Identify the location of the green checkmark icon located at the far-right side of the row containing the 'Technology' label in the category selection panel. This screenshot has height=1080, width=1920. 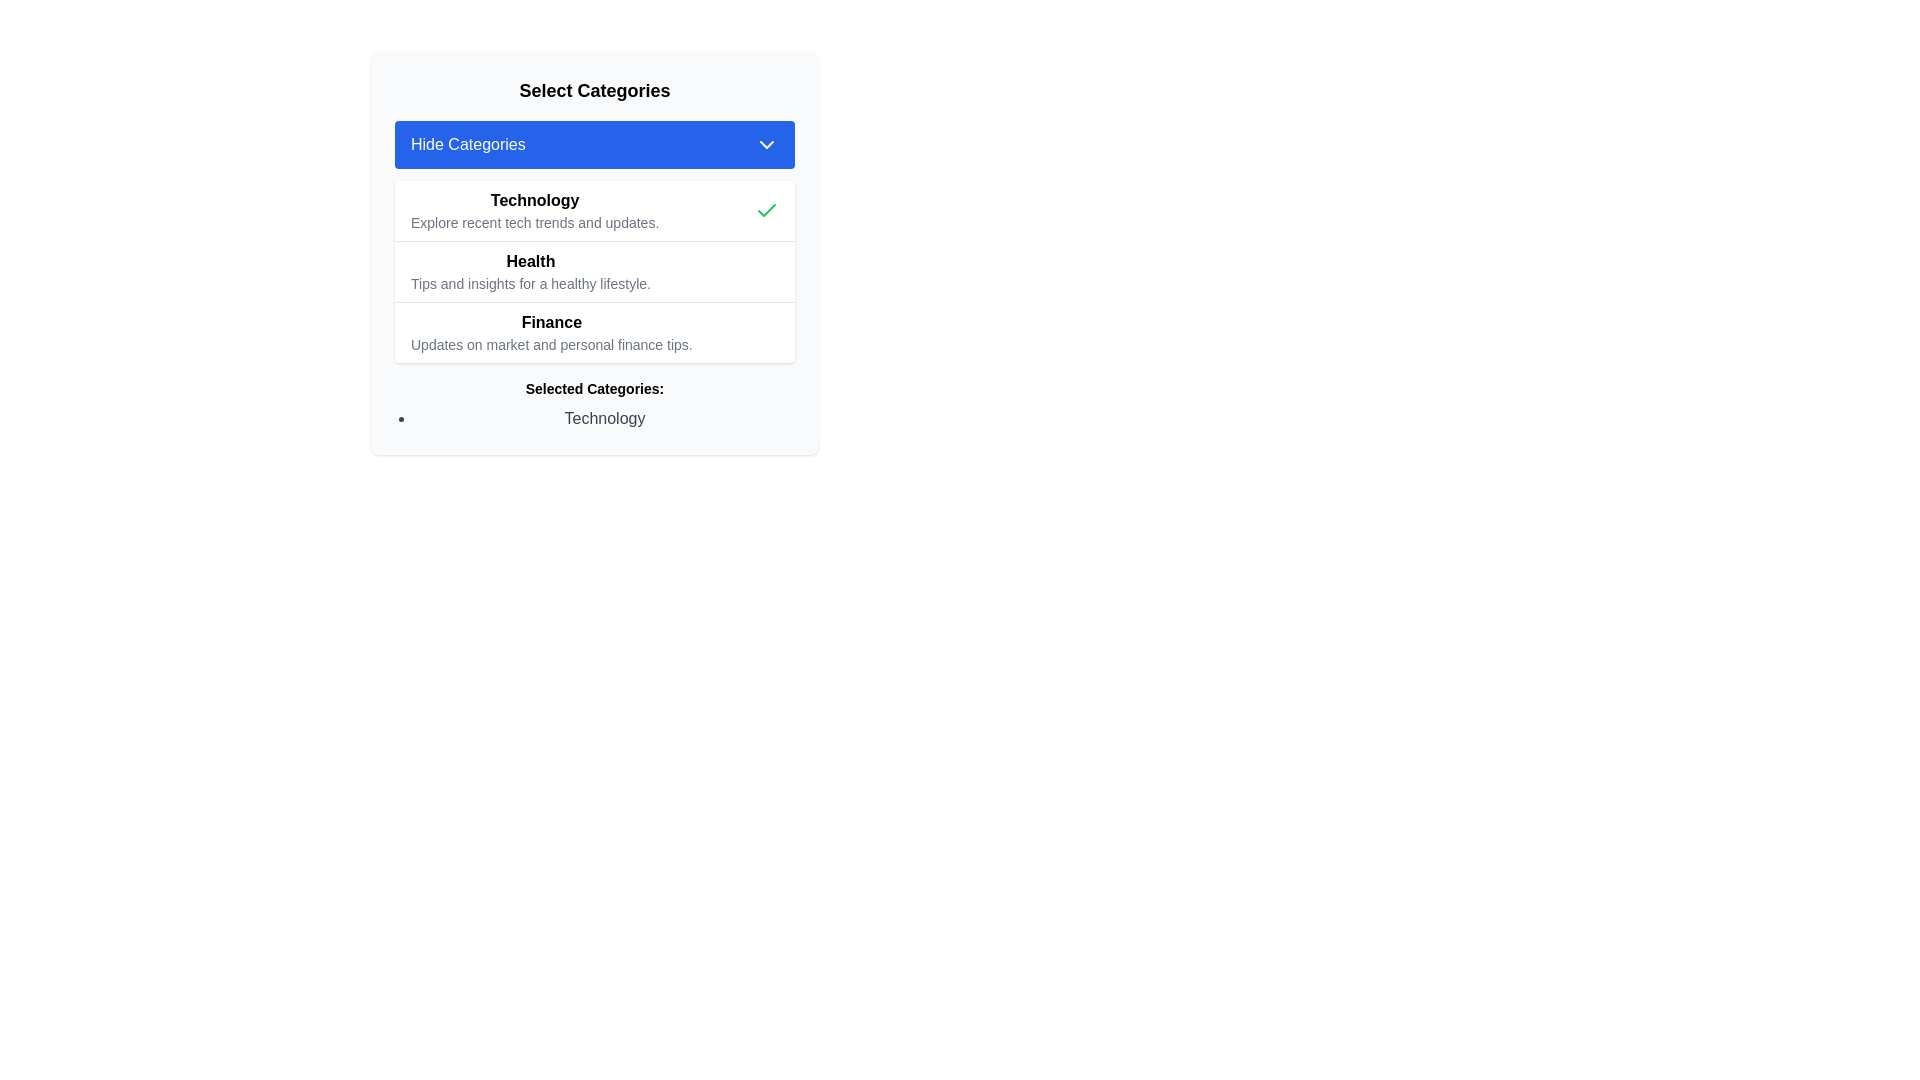
(766, 211).